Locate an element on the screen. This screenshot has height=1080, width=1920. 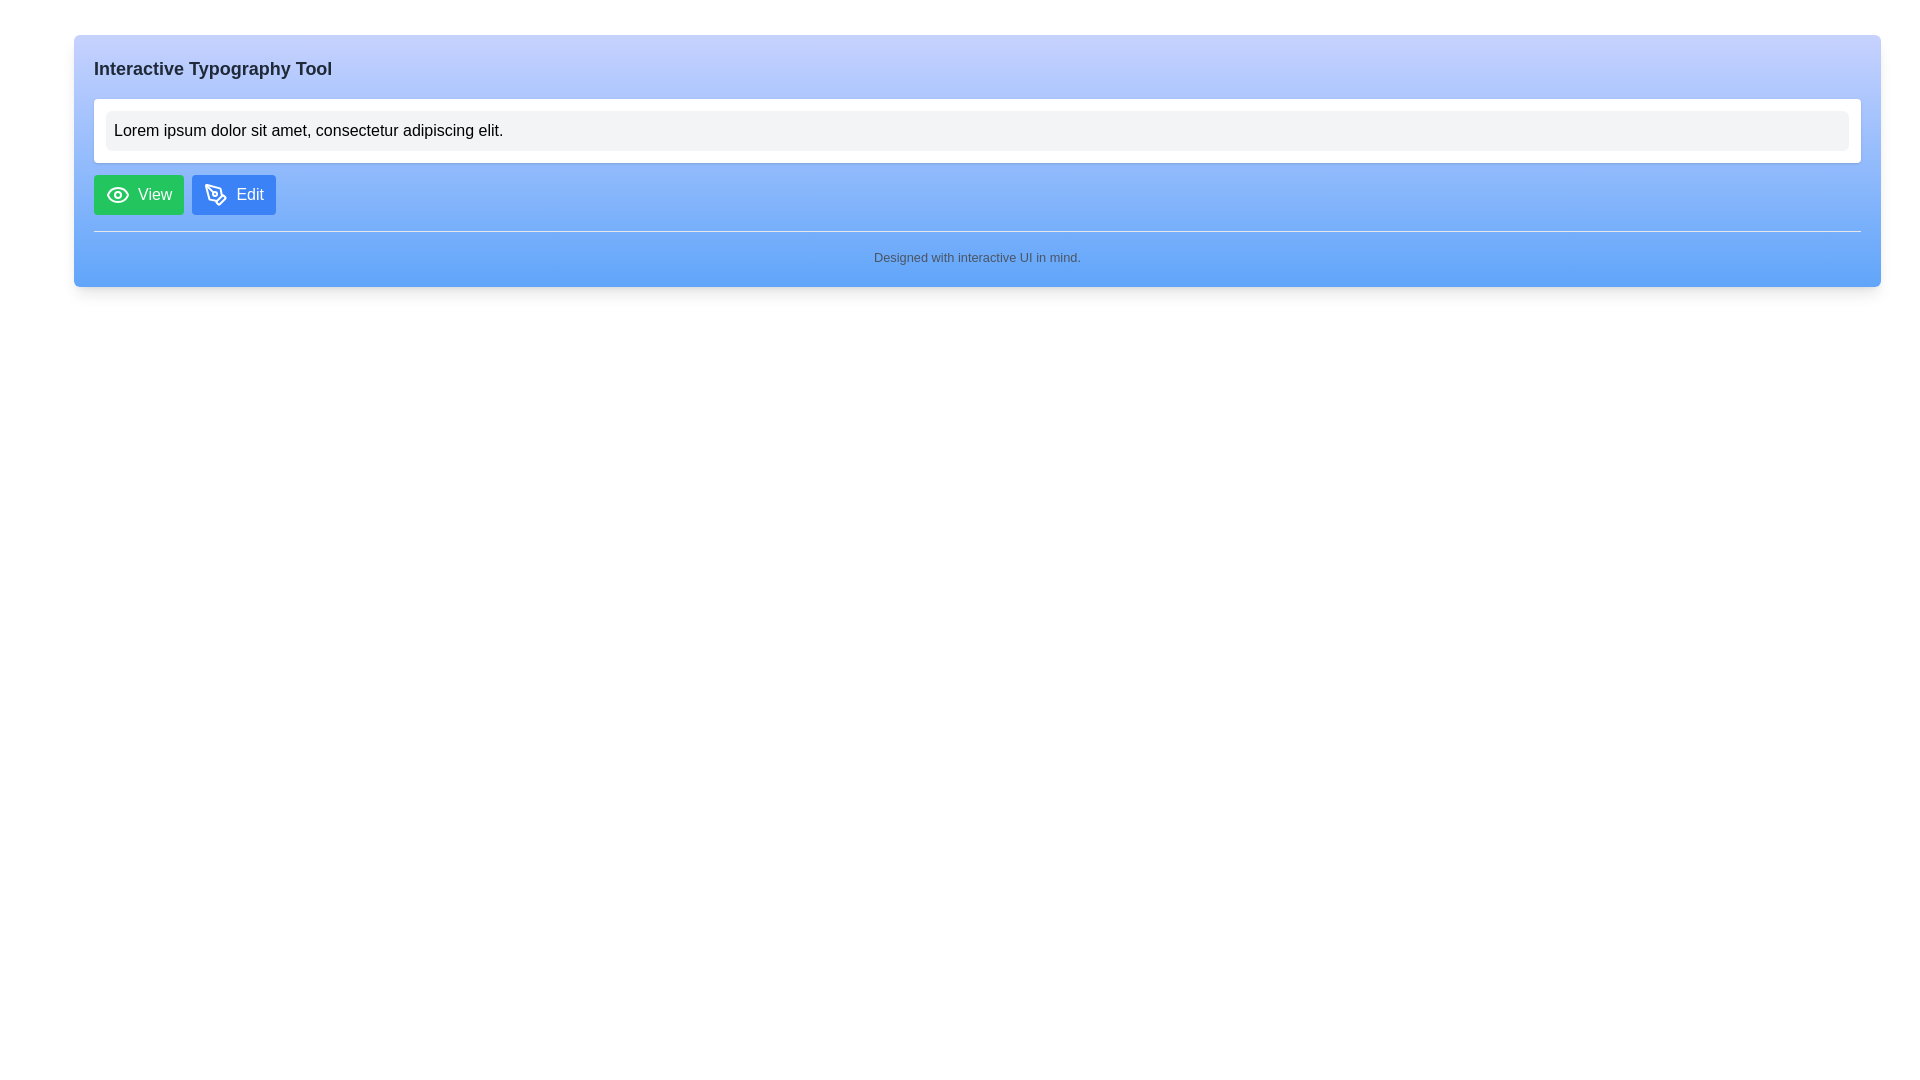
the icon representing the action of viewing content, which is located inside the green button labeled 'View' to the left of the text is located at coordinates (117, 195).